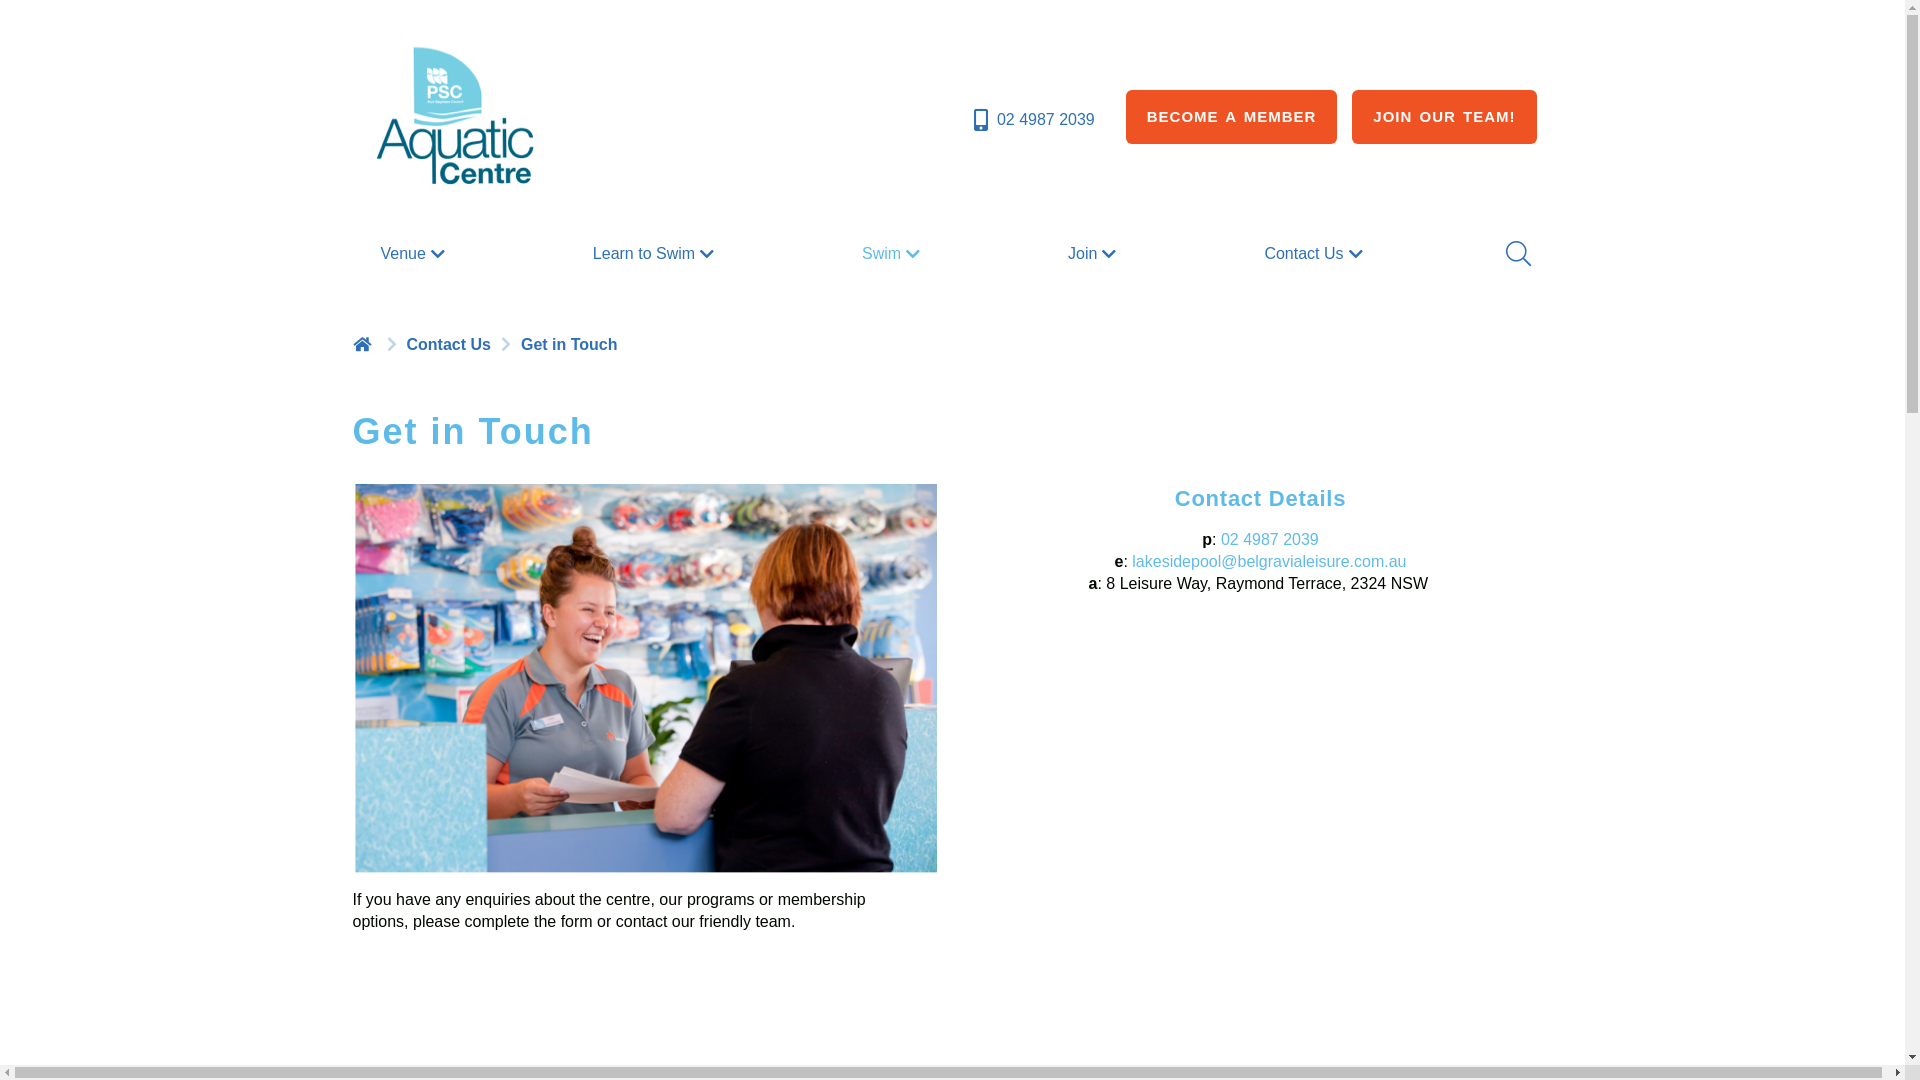 The width and height of the screenshot is (1920, 1080). I want to click on 'Untitled-design-(23).png', so click(643, 677).